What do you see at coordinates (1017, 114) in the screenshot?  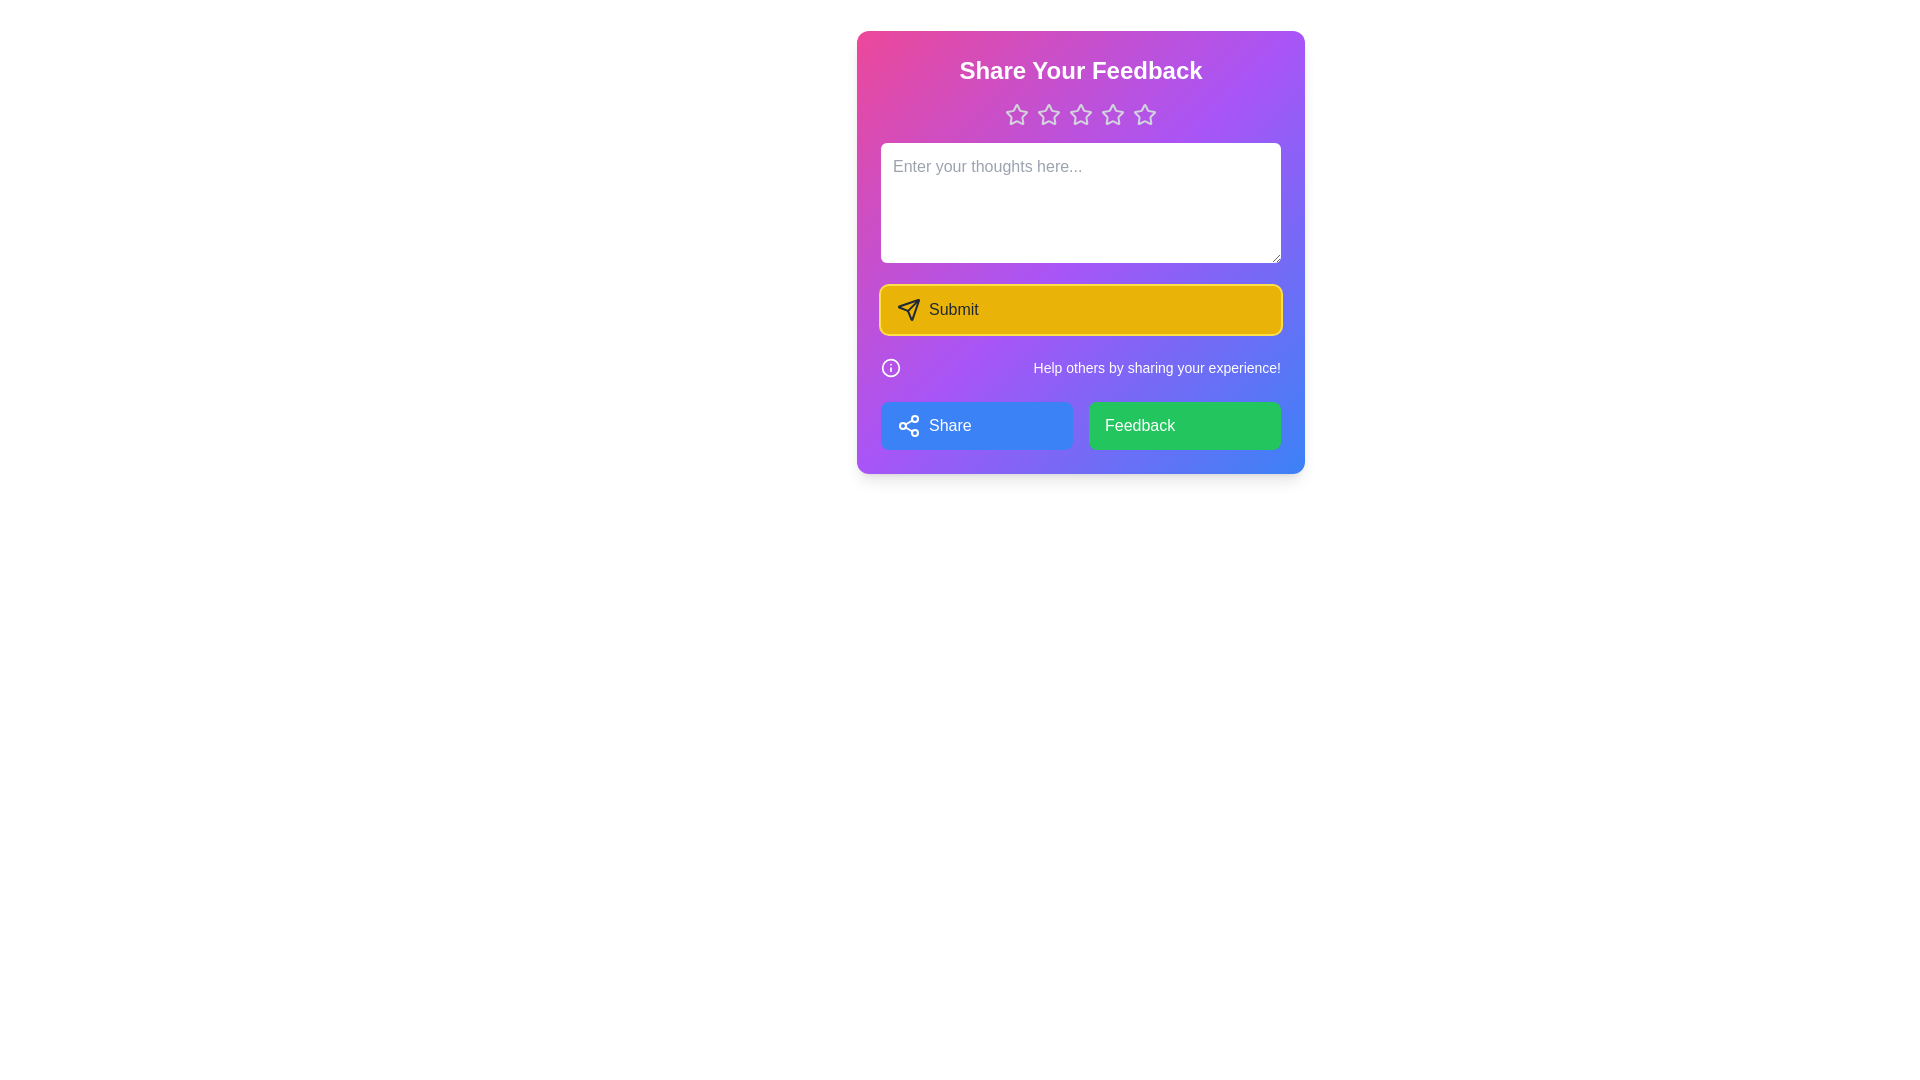 I see `the first star icon` at bounding box center [1017, 114].